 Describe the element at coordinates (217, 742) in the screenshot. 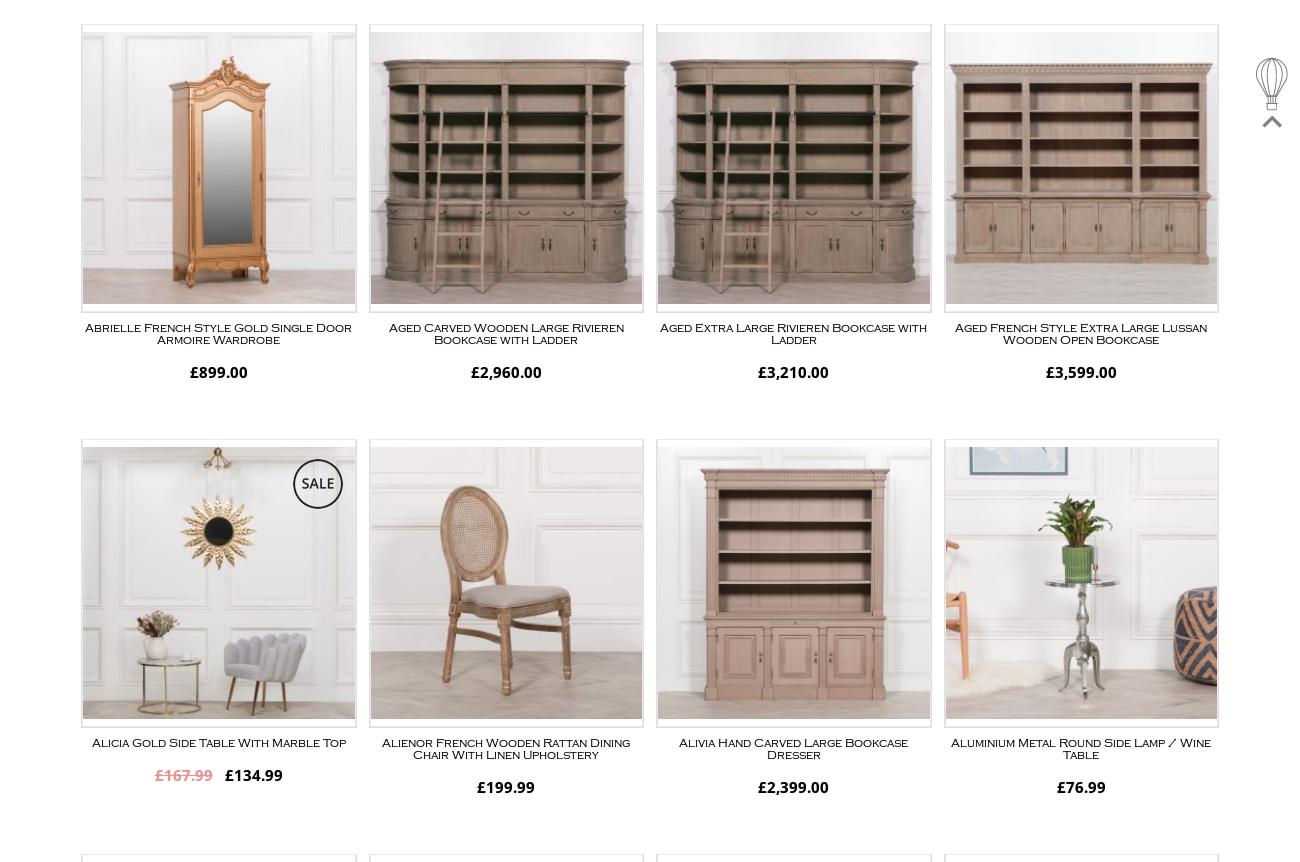

I see `'Alicia Gold Side Table With Marble Top'` at that location.